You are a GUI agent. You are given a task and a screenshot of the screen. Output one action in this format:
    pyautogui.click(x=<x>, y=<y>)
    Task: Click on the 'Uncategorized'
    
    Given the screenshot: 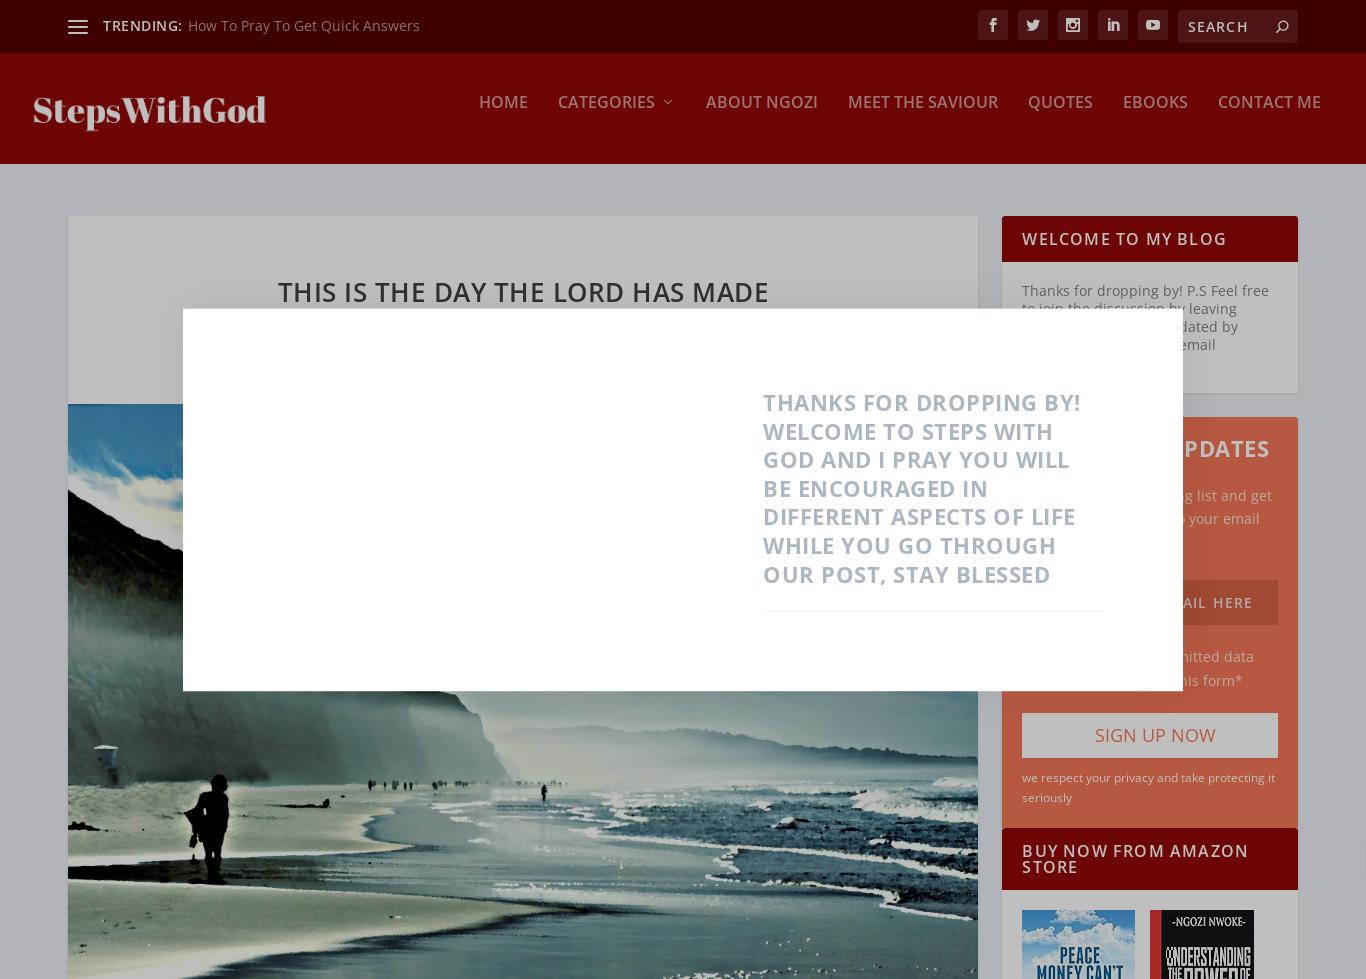 What is the action you would take?
    pyautogui.click(x=760, y=494)
    